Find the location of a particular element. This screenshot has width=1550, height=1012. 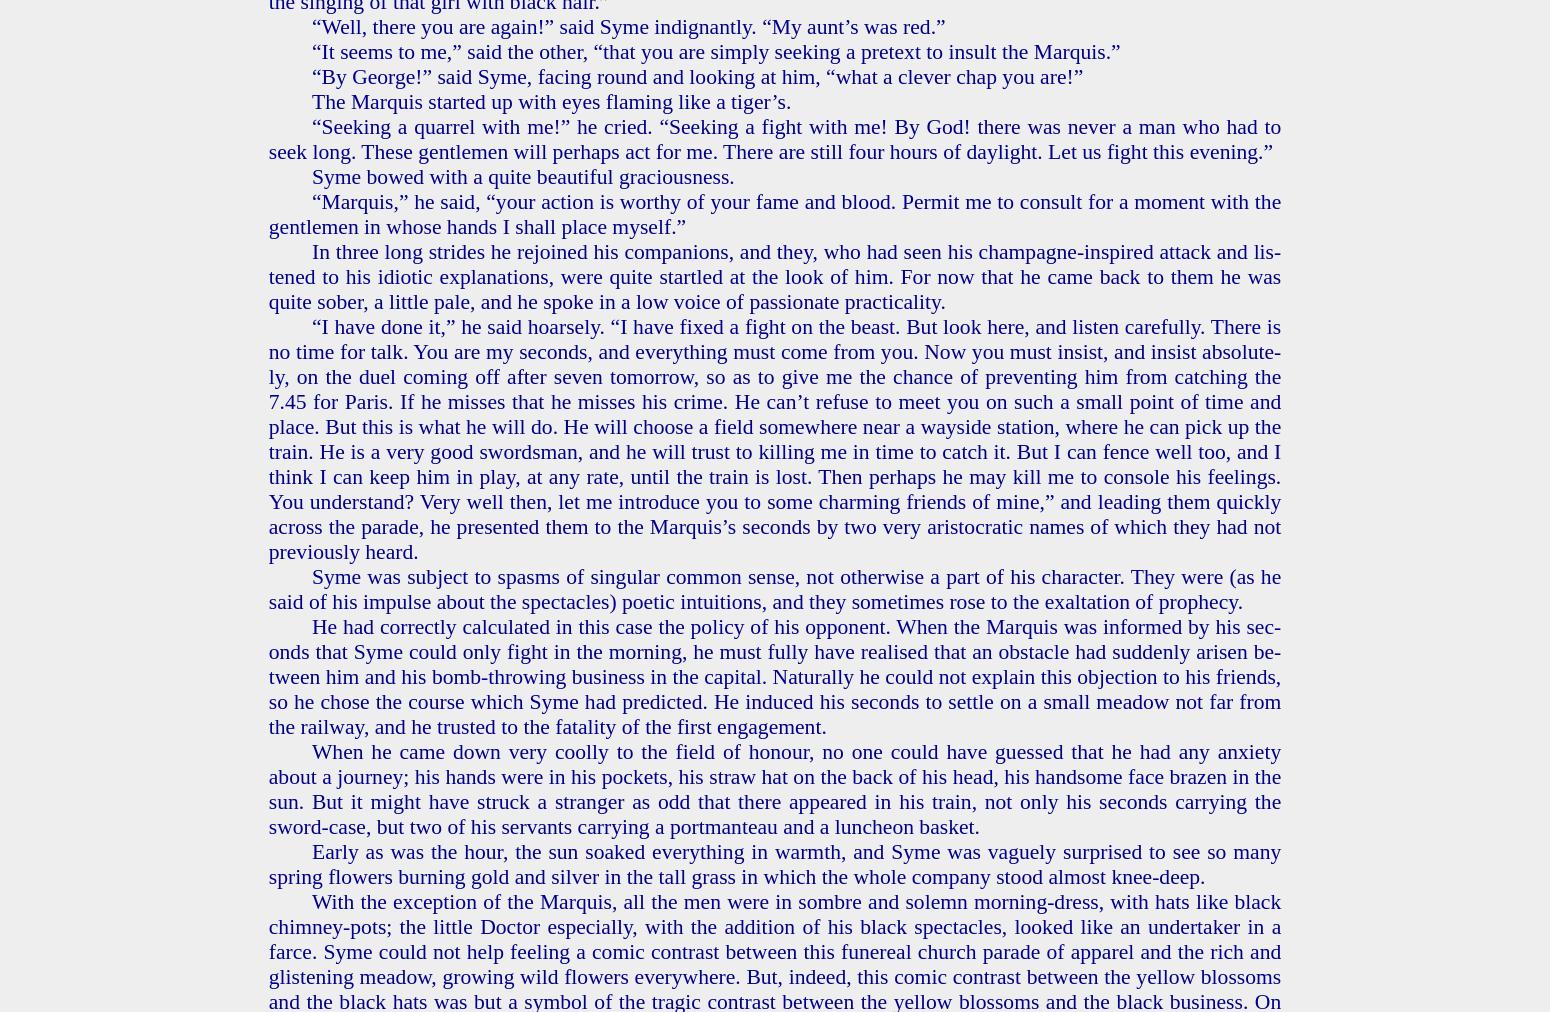

'“Mar­quis,” he said, “your ac­tion is wor­thy of your fame and blood. Per­mit me to con­sult for a mo­ment with the gen­tle­men in whose hands I shall place my­self.”' is located at coordinates (774, 213).